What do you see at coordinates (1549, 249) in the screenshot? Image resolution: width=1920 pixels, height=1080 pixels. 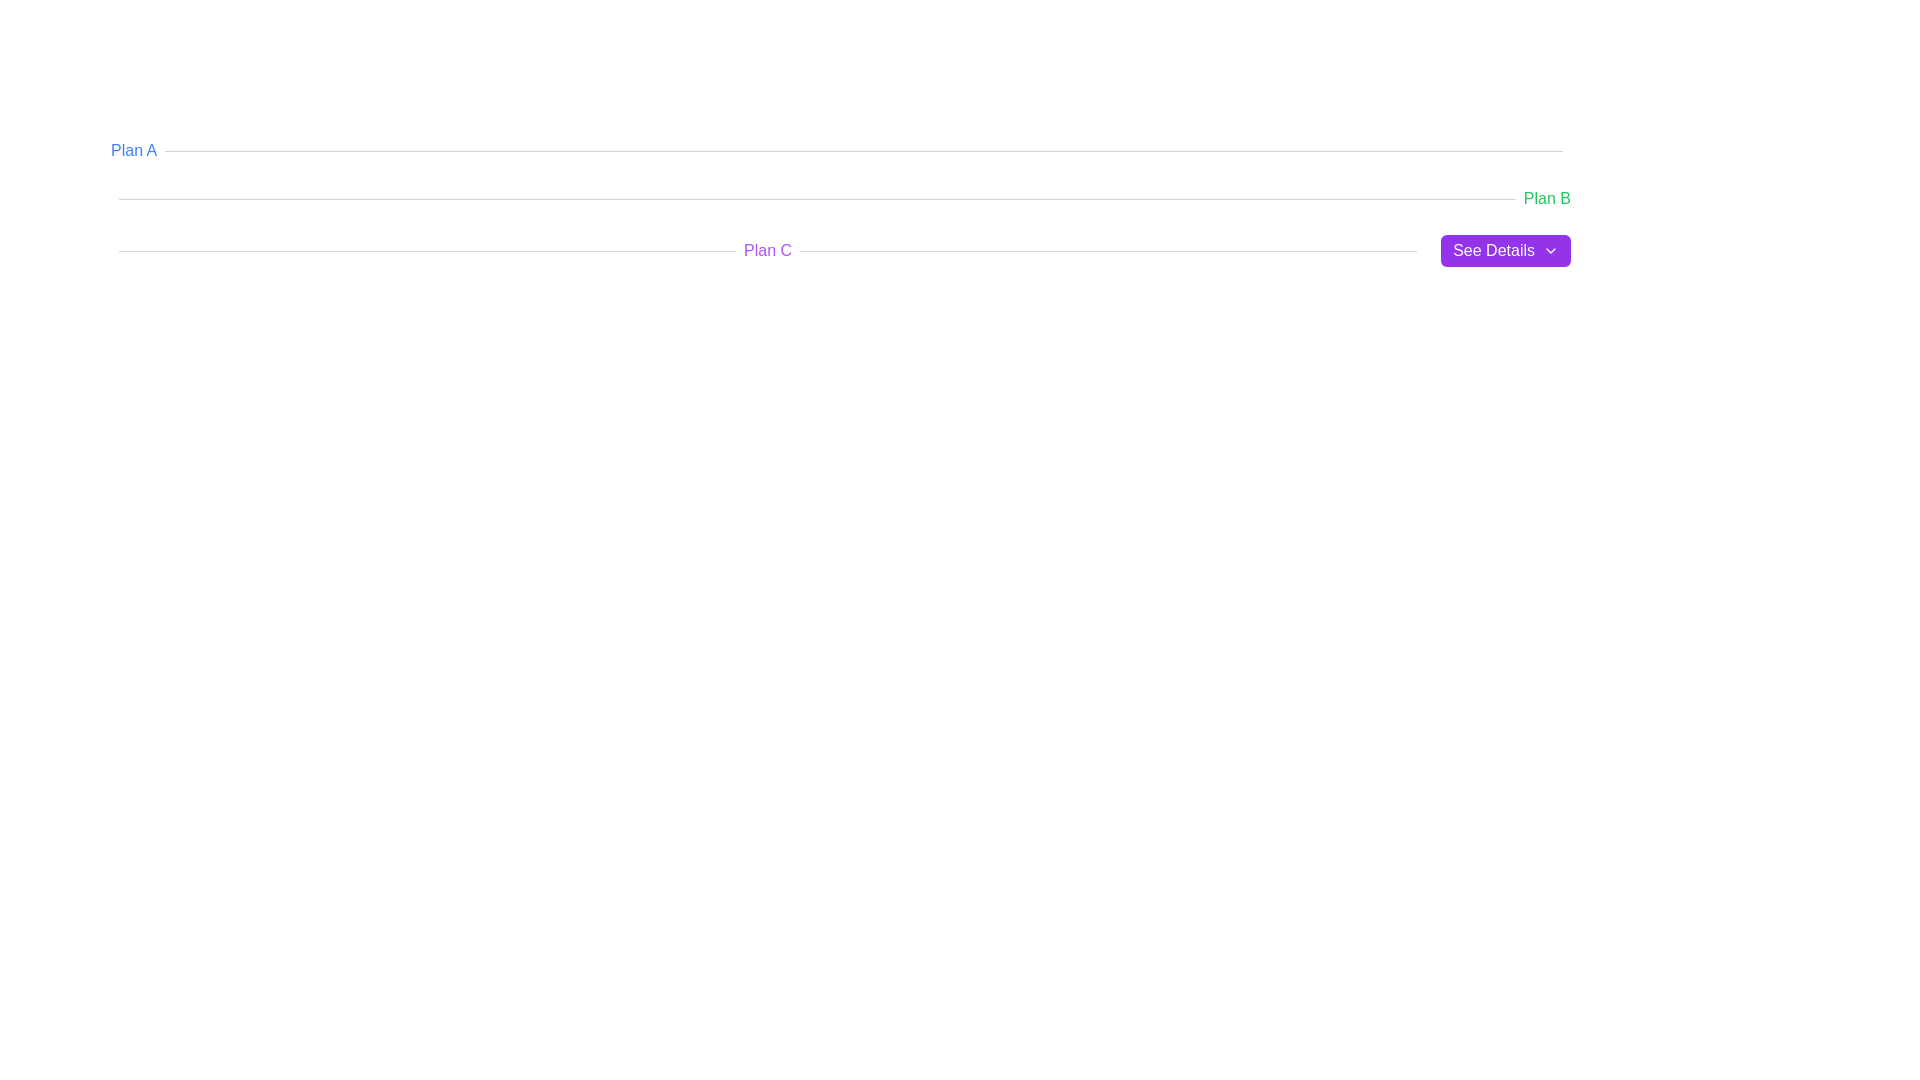 I see `the small SVG graphic resembling a downward-pointing chevron, which is located to the right of the 'See Details' text within the purple button` at bounding box center [1549, 249].